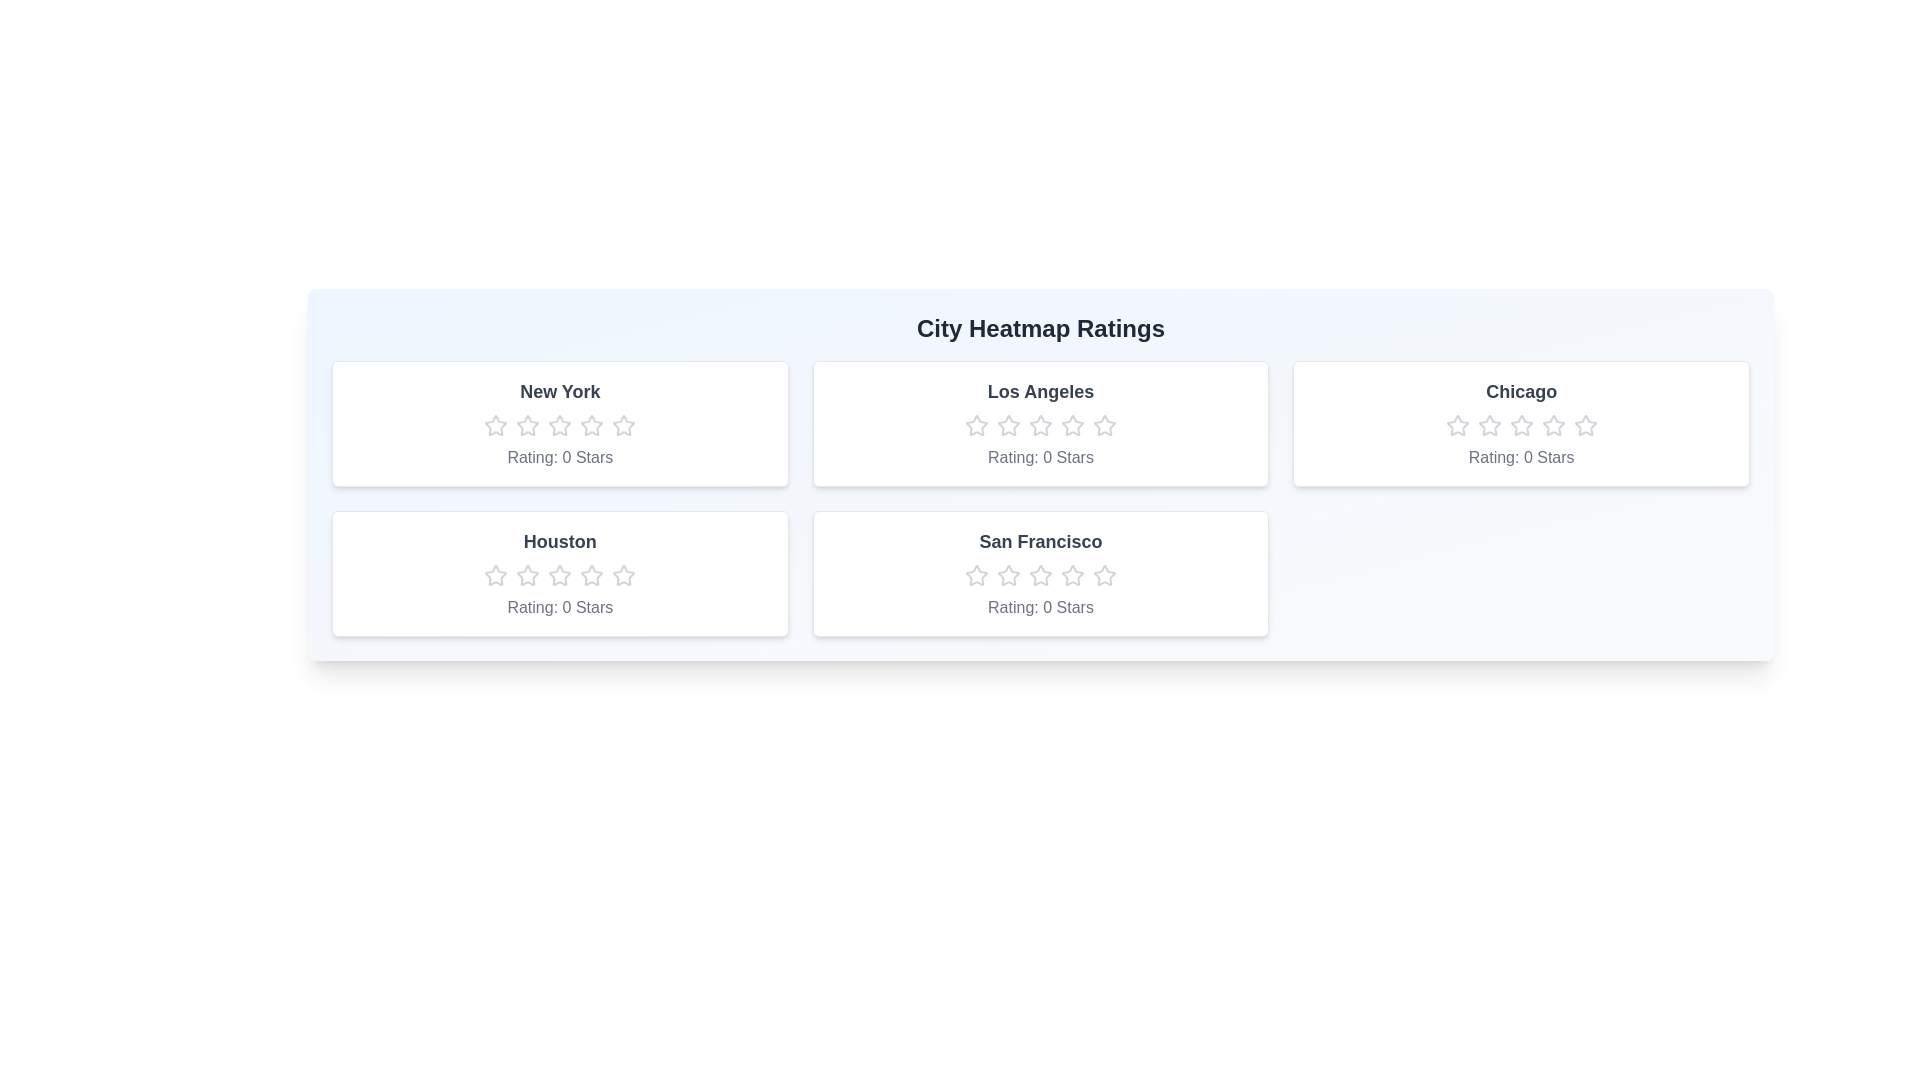  I want to click on the New York rating star number 2, so click(528, 424).